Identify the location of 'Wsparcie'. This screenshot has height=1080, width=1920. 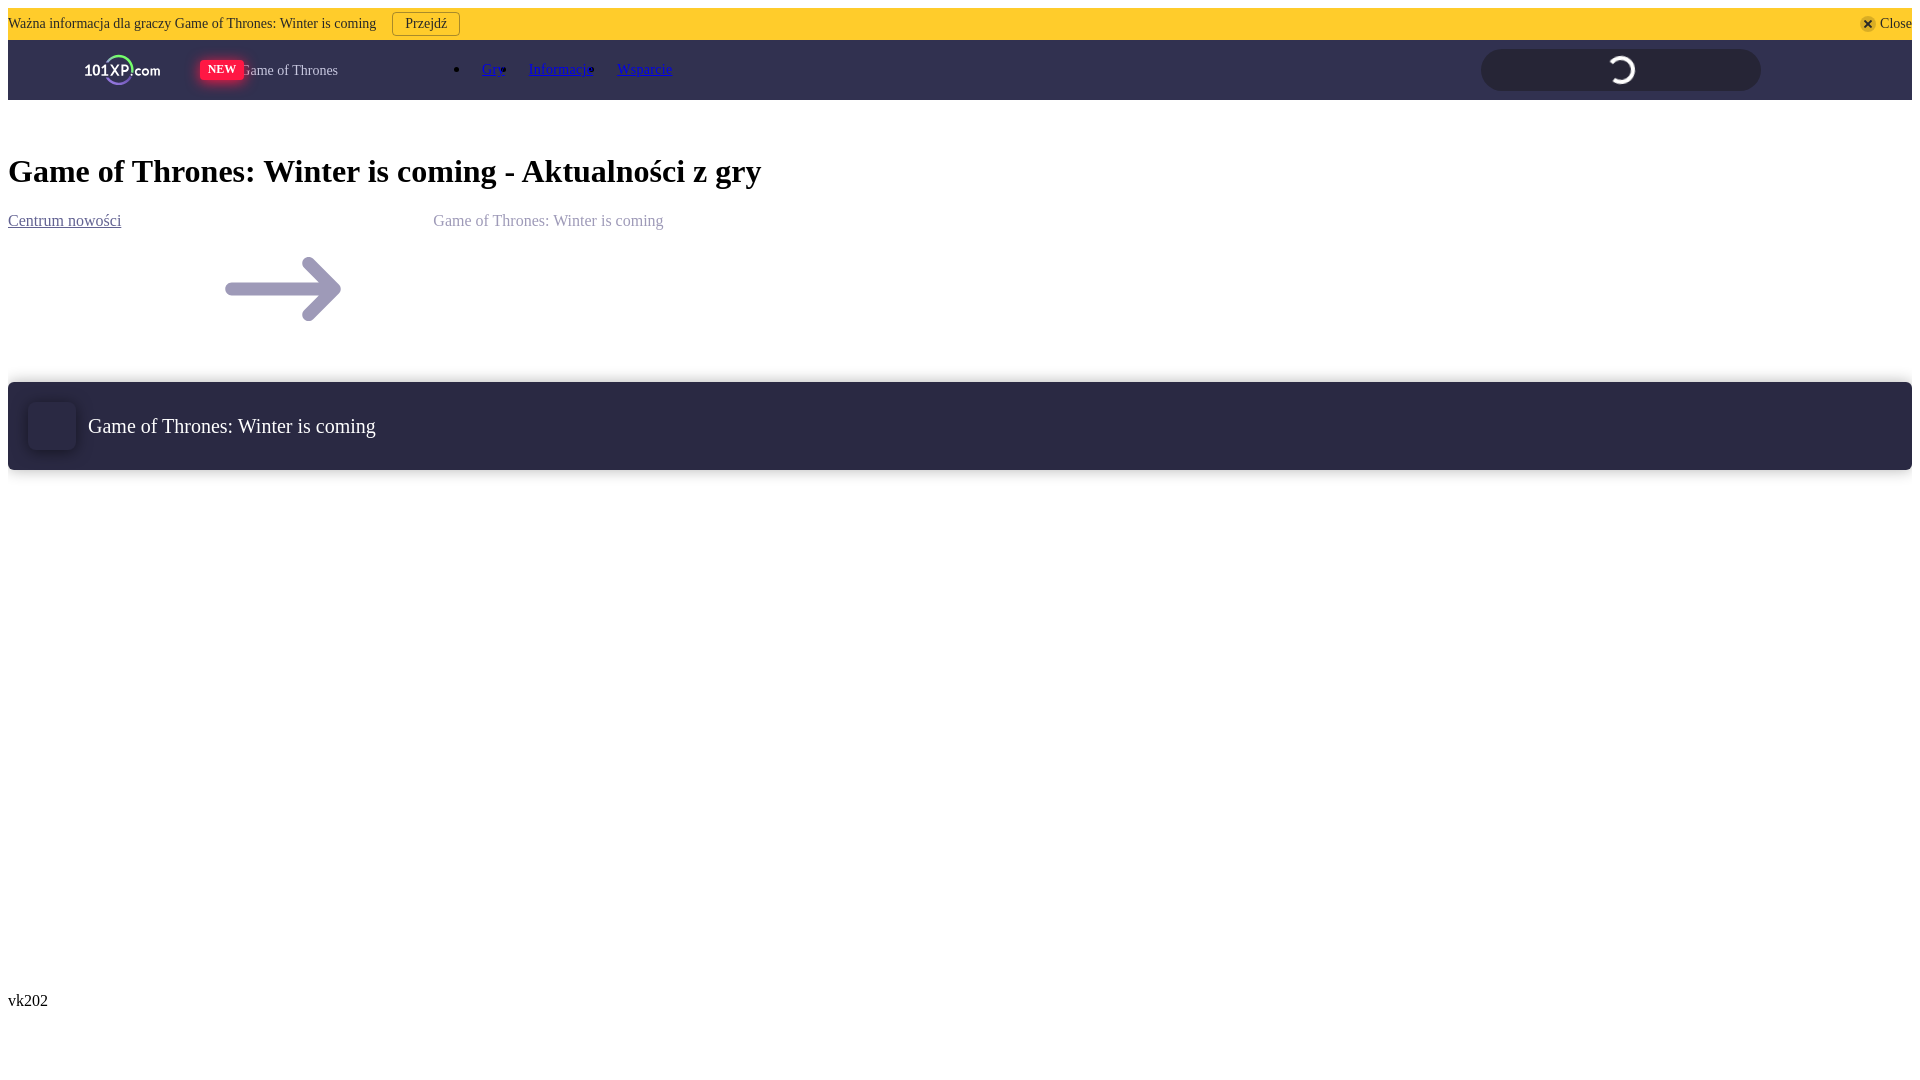
(603, 68).